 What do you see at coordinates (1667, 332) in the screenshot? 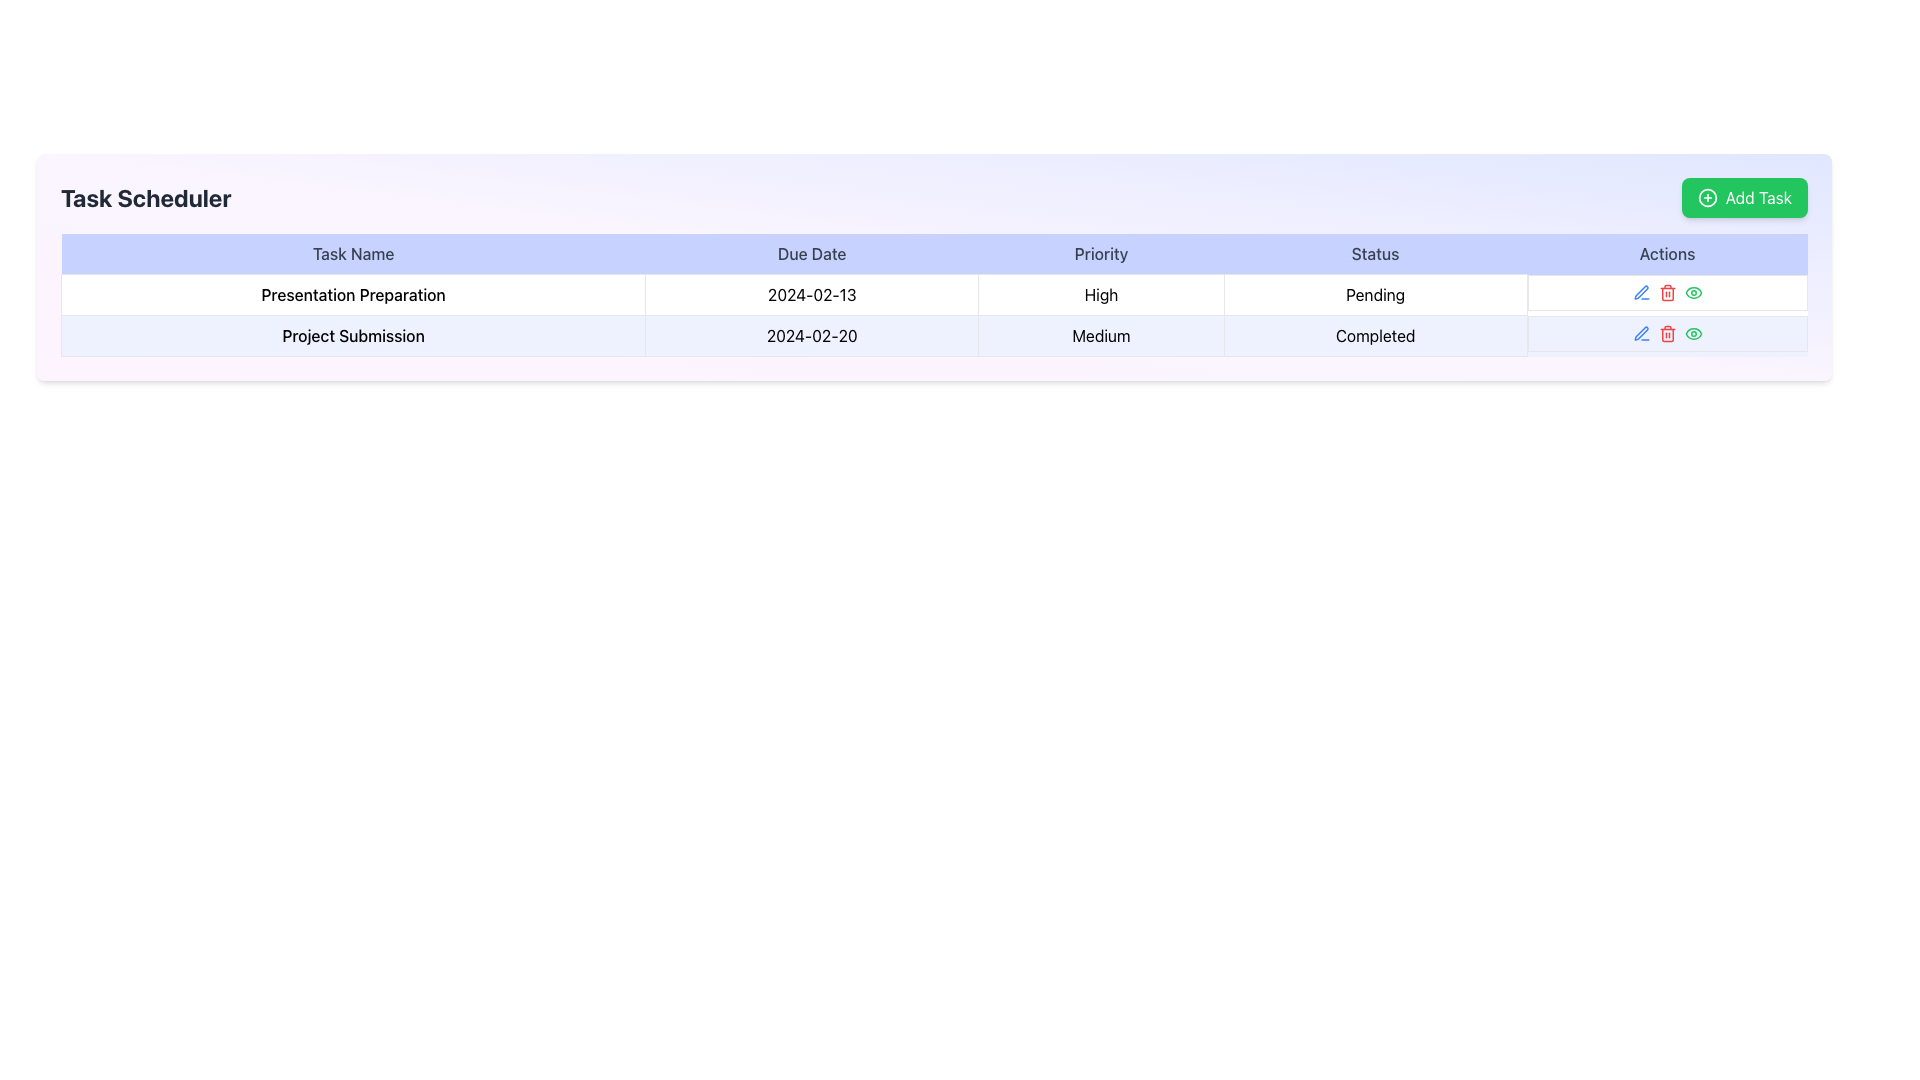
I see `the trash can icon button located as the third interactive icon in the actions column of the second row in the task table` at bounding box center [1667, 332].